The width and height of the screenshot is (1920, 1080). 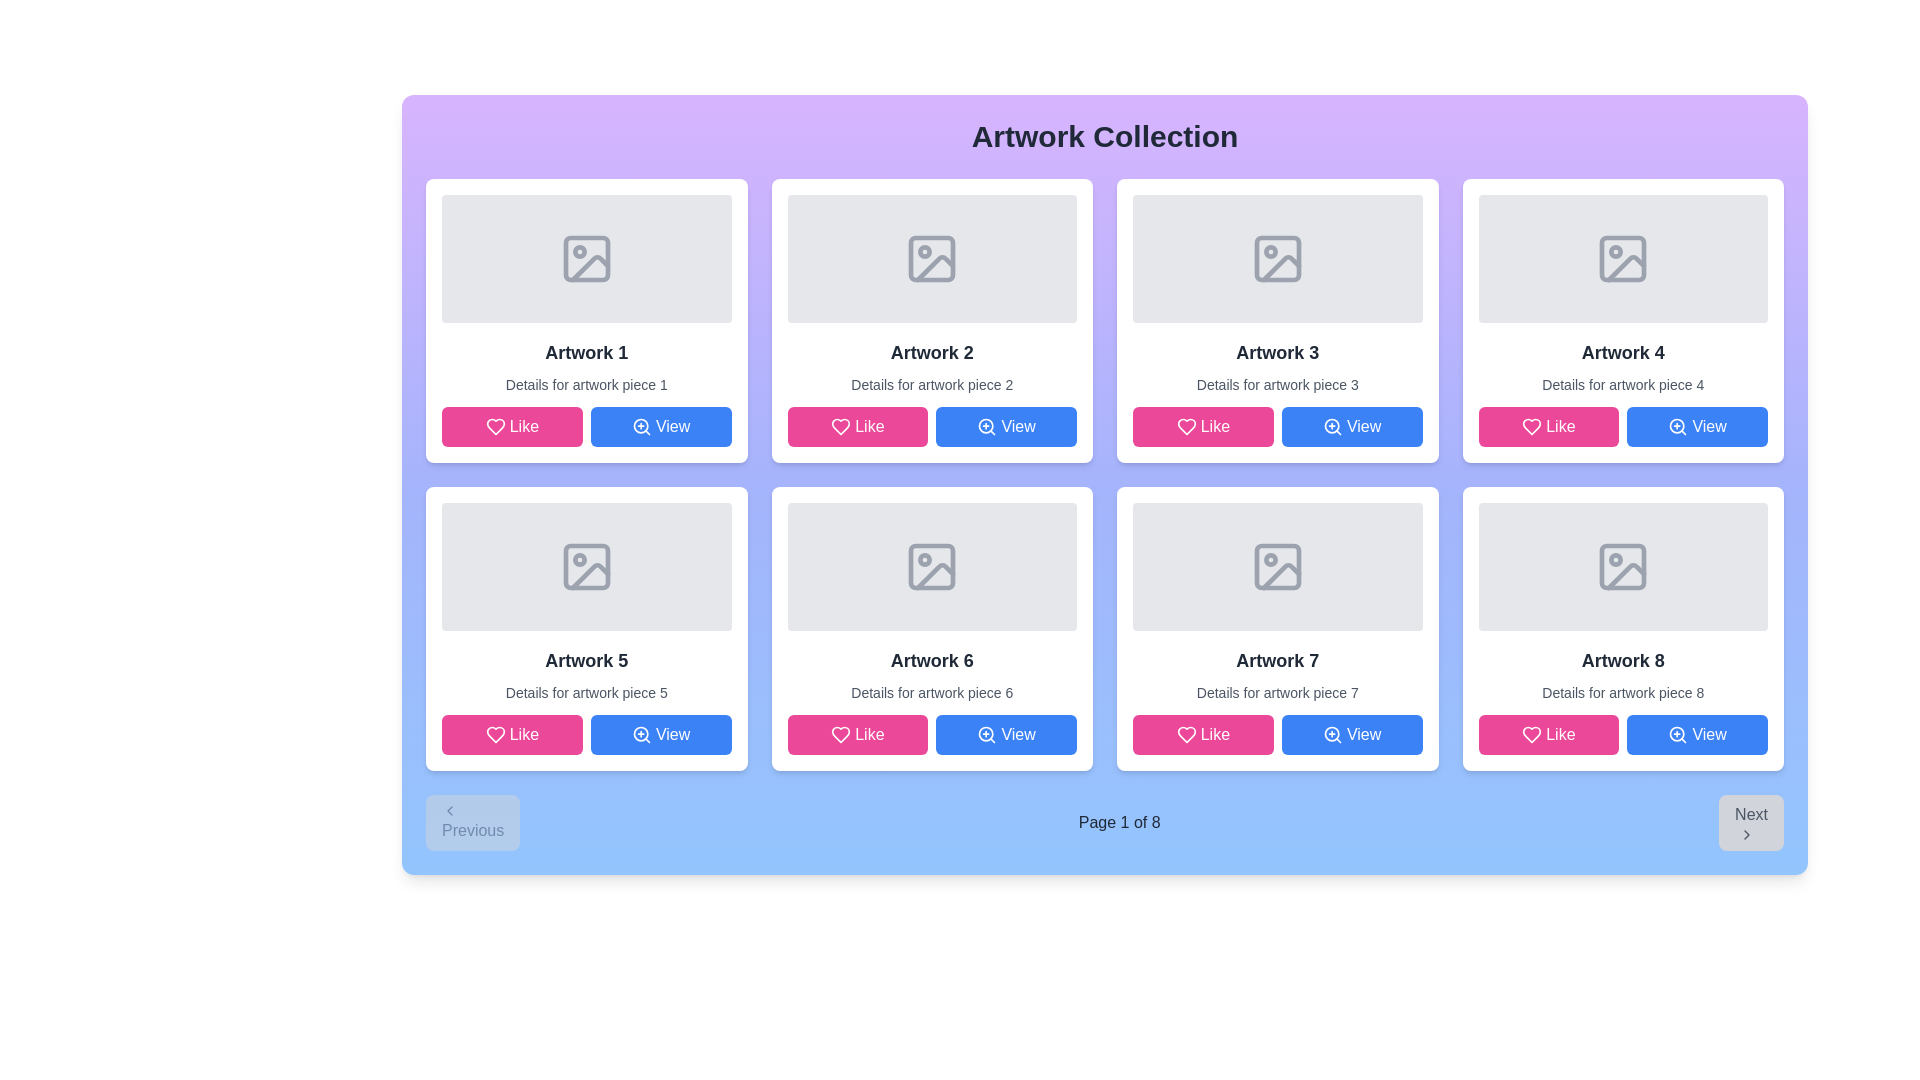 What do you see at coordinates (1531, 735) in the screenshot?
I see `the heart icon within the 'Like' button below the image and text of 'Artwork 8' to indicate approval for the associated content` at bounding box center [1531, 735].